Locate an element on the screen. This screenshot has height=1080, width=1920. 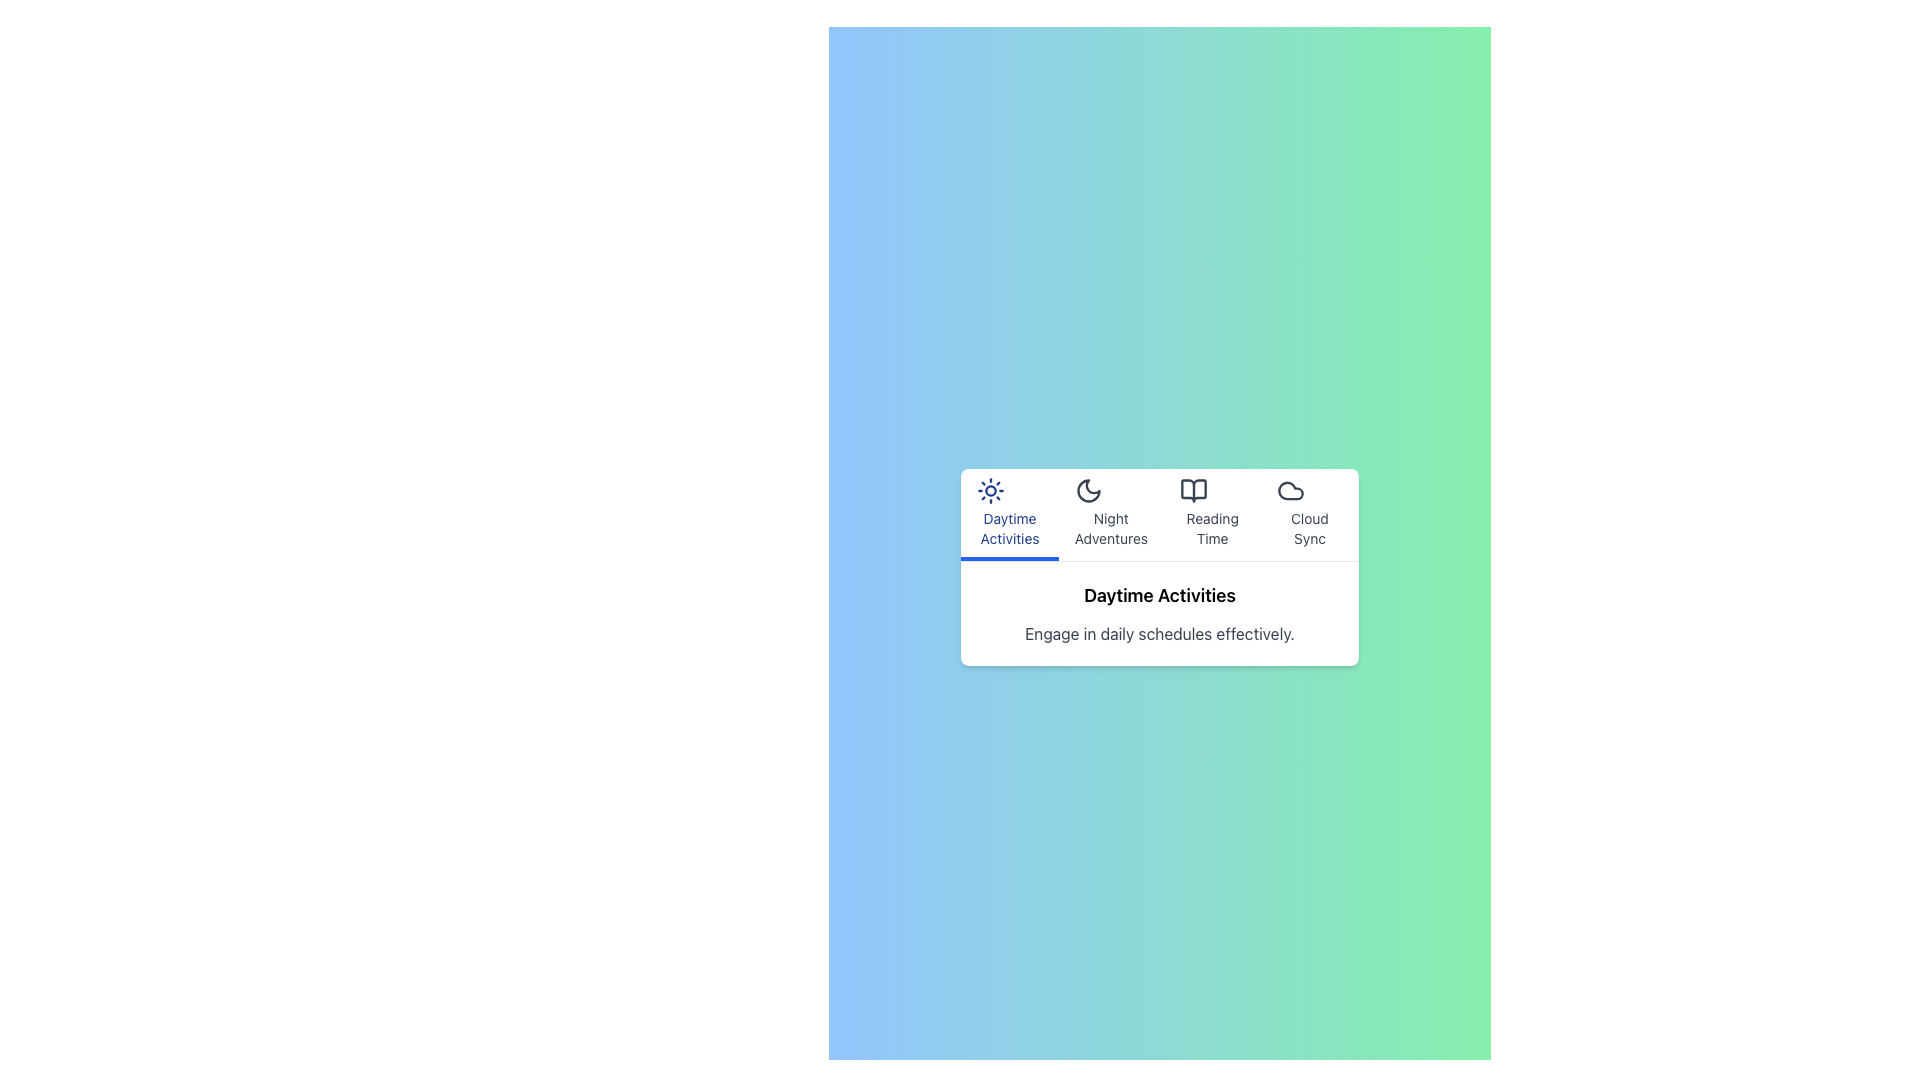
the leftmost icon in the tabbed navigation bar labeled 'Daytime Activities' is located at coordinates (1010, 490).